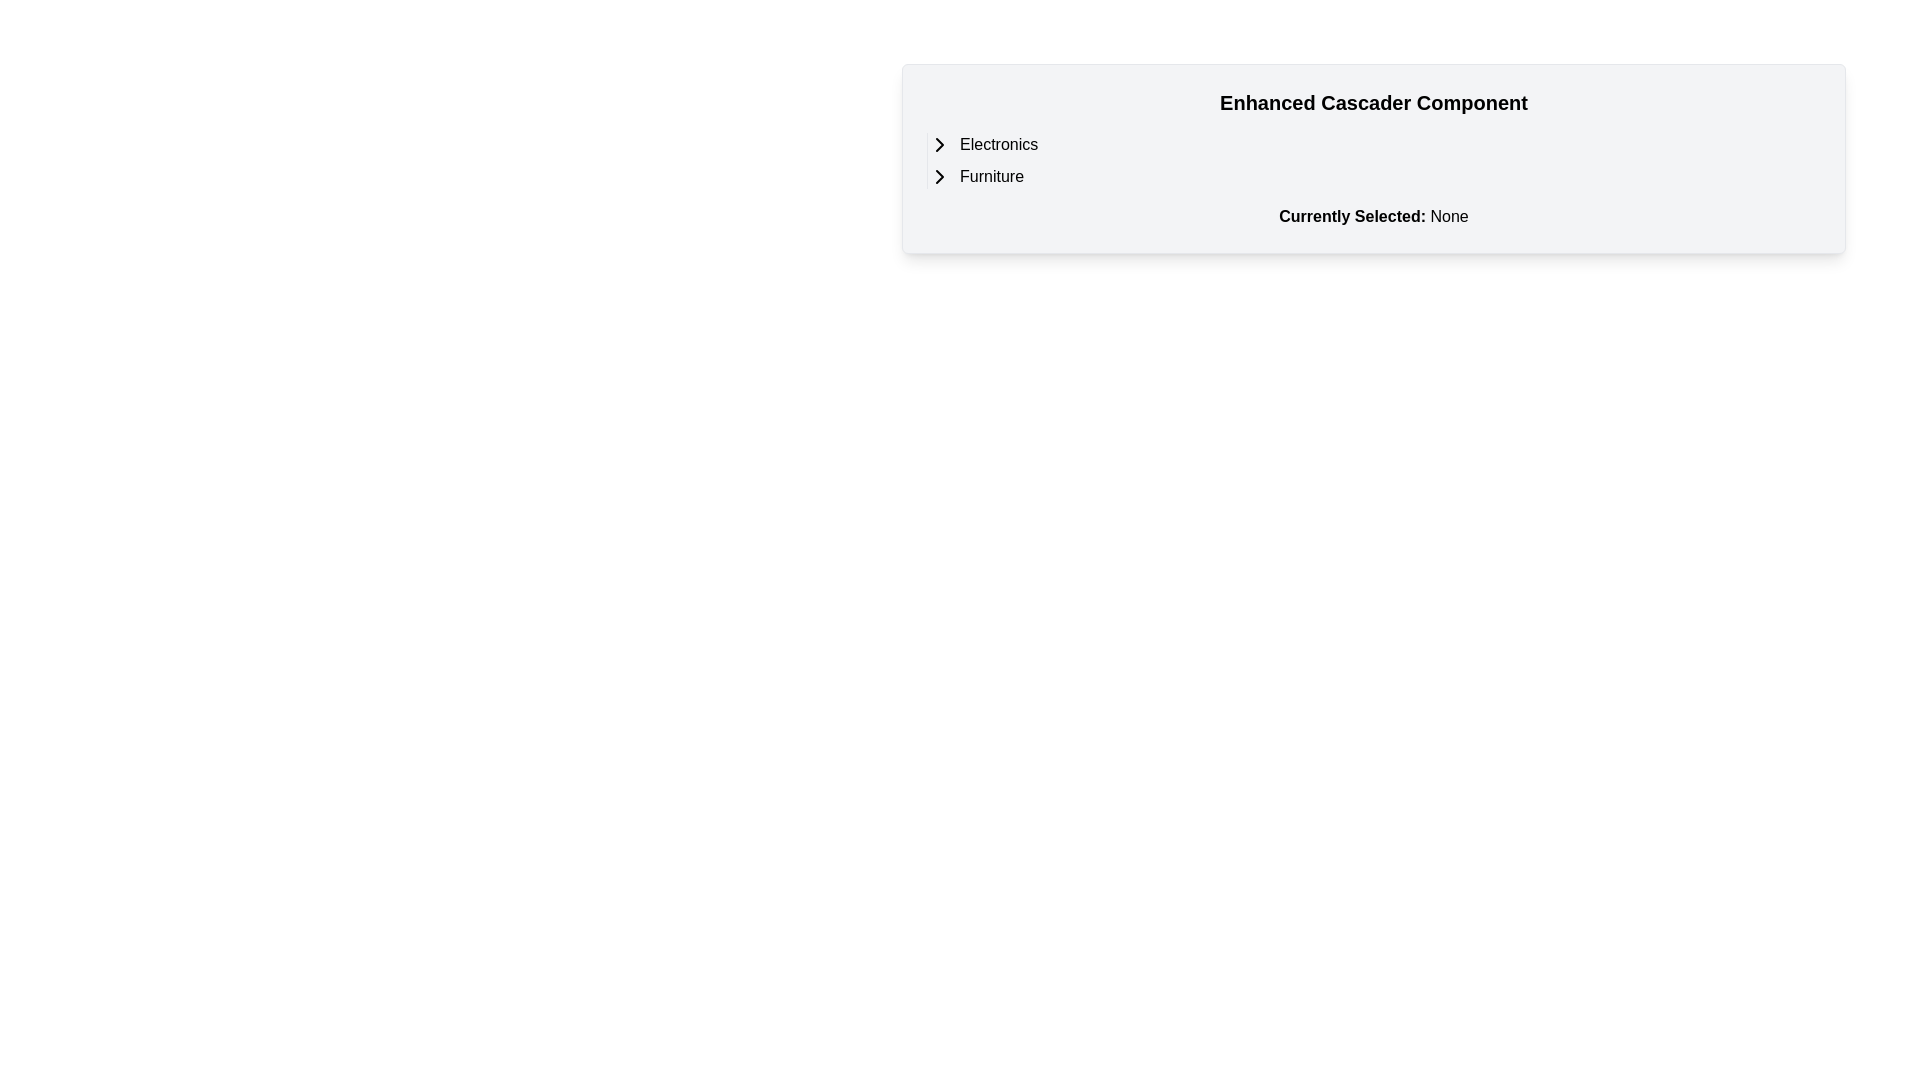 This screenshot has width=1920, height=1080. What do you see at coordinates (992, 176) in the screenshot?
I see `the 'Furniture' text label` at bounding box center [992, 176].